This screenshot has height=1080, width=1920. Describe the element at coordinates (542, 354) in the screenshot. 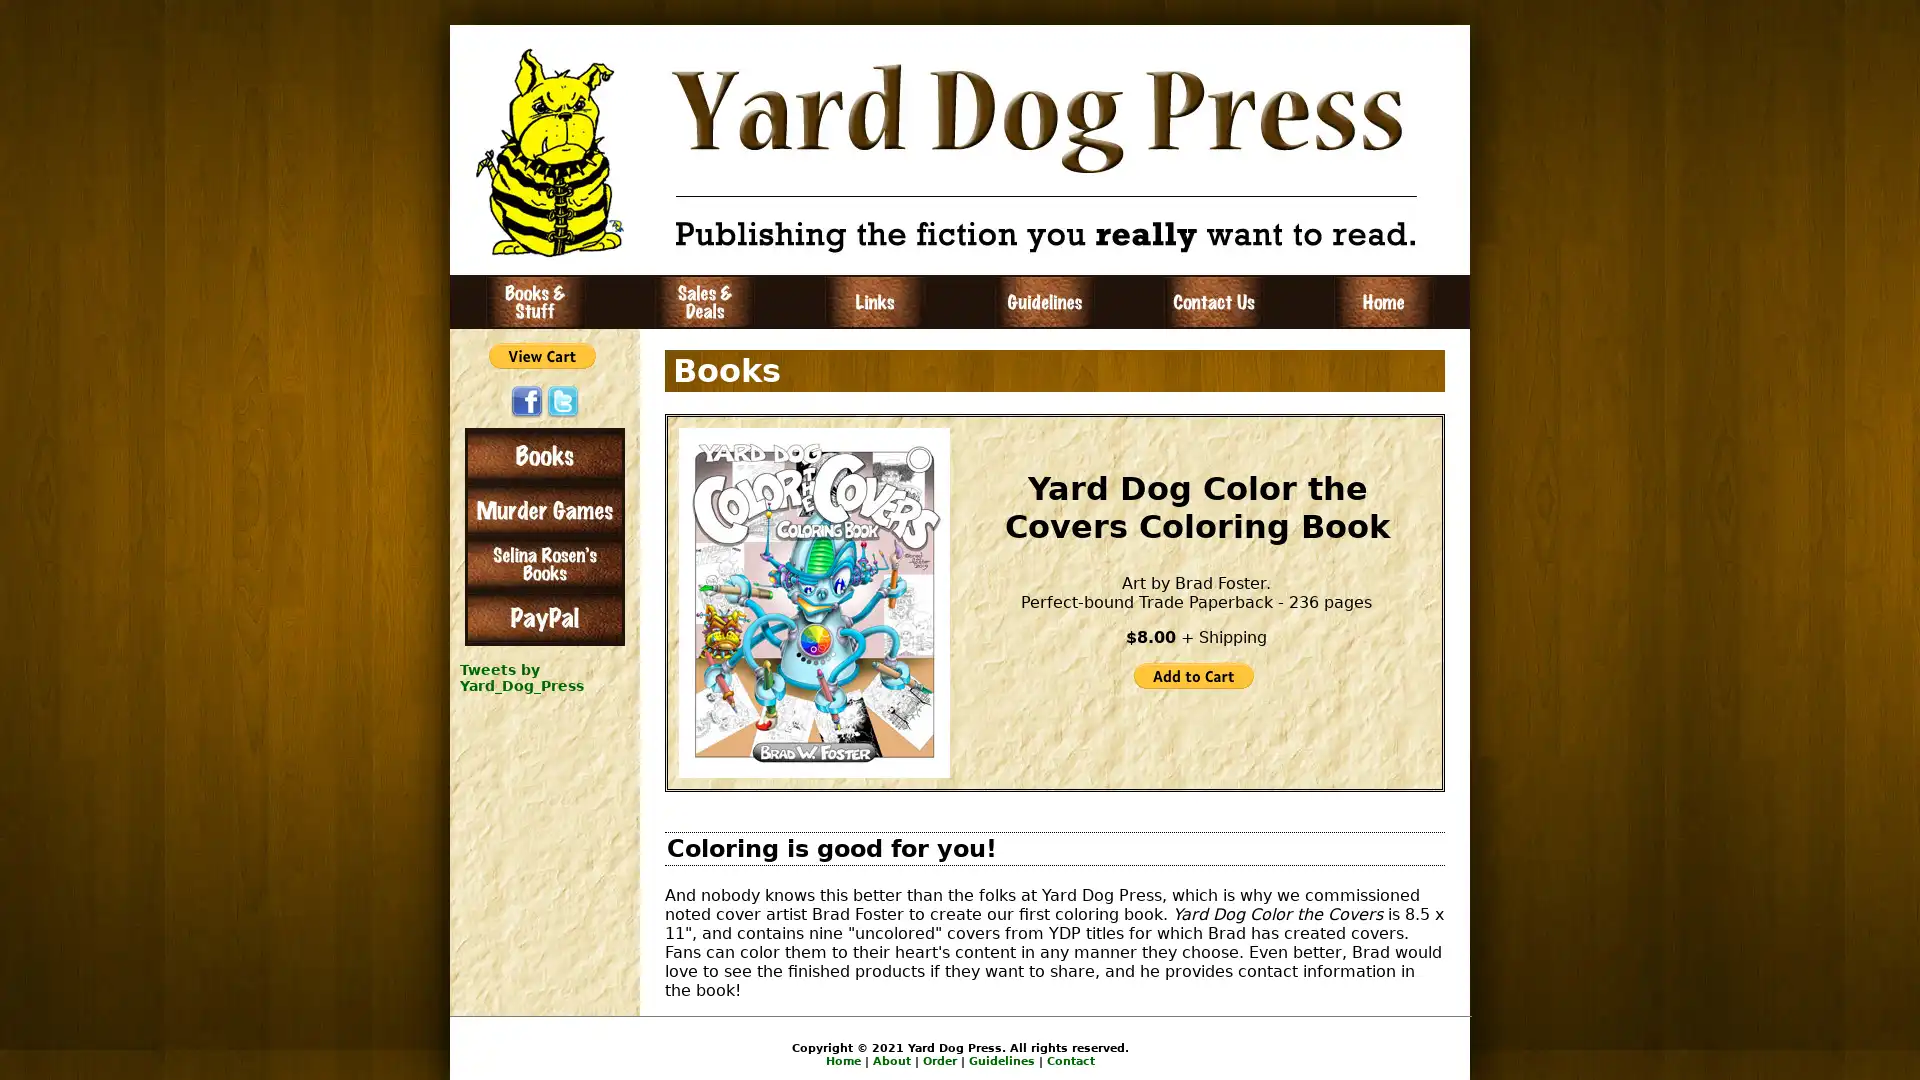

I see `PayPal - The safer, easier way to pay online` at that location.